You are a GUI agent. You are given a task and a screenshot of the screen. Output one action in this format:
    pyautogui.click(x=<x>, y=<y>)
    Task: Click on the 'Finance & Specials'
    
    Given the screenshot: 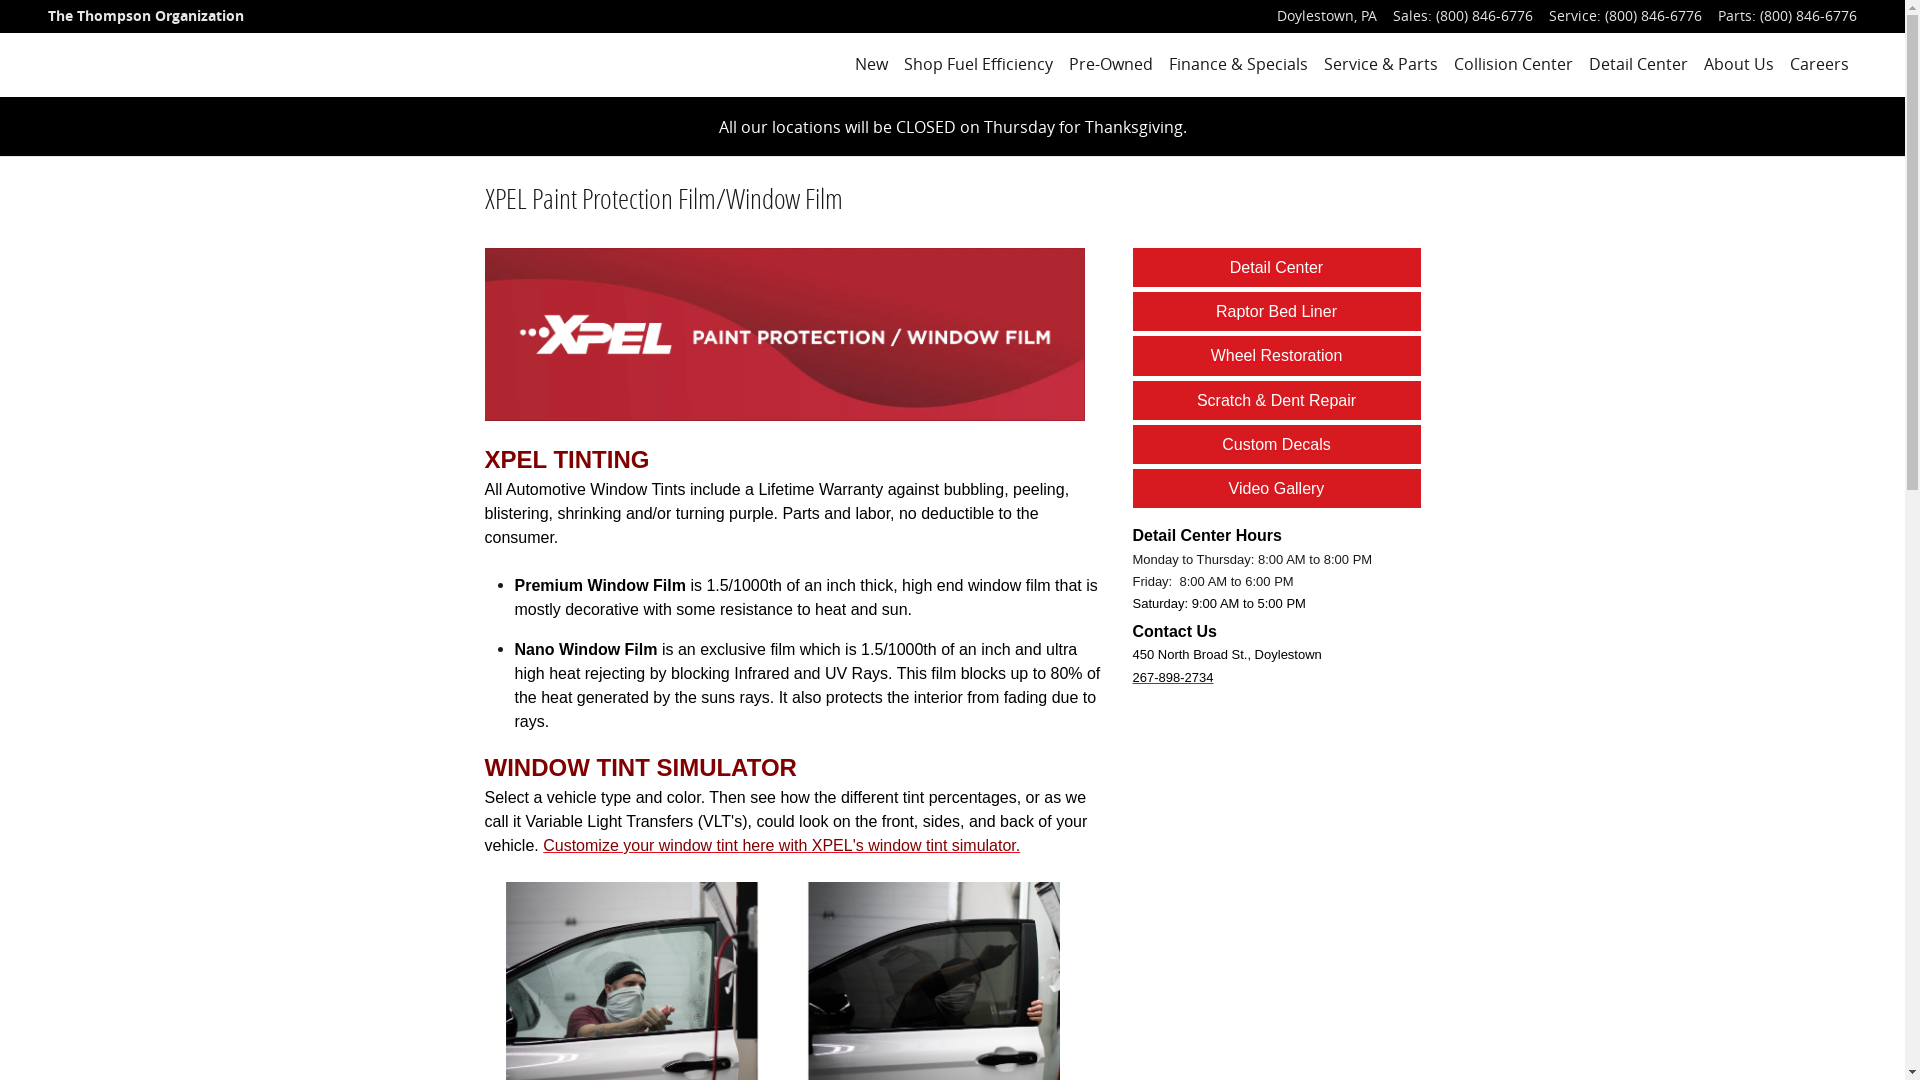 What is the action you would take?
    pyautogui.click(x=1169, y=64)
    